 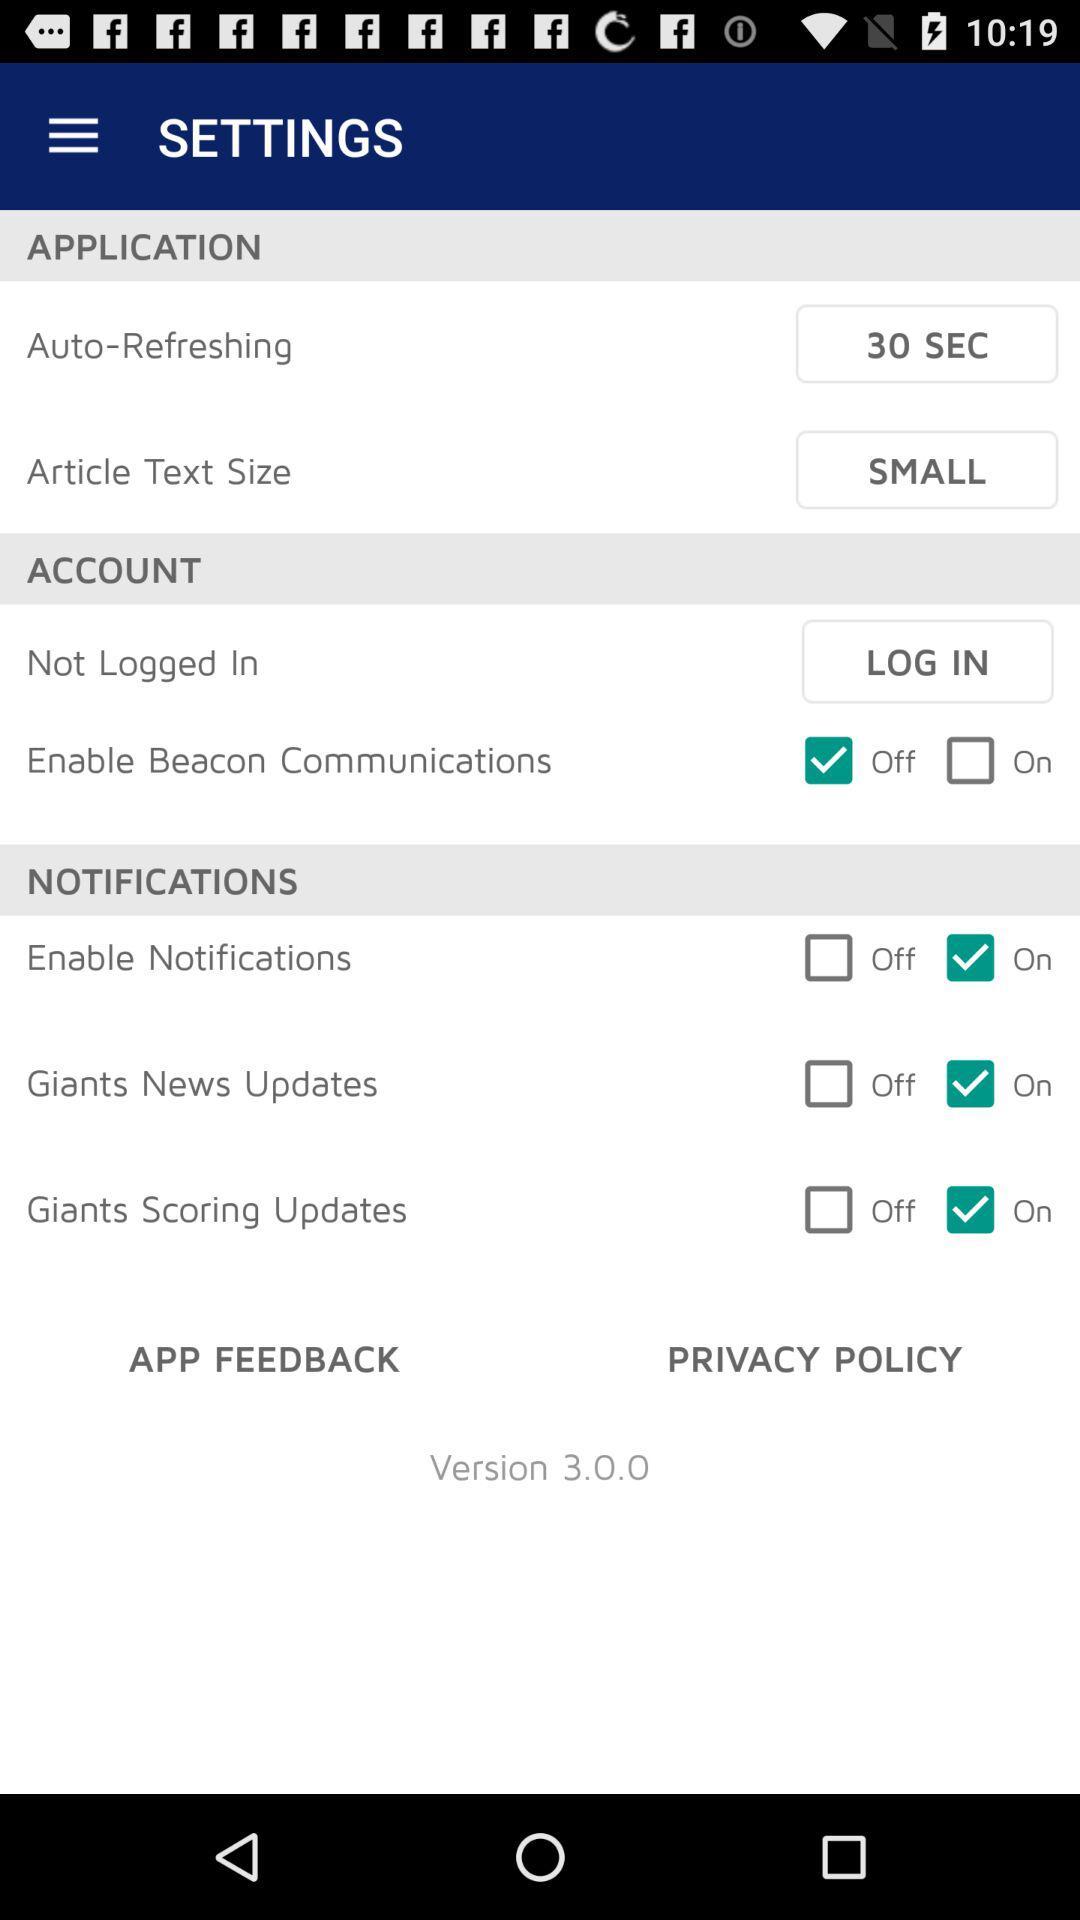 What do you see at coordinates (72, 135) in the screenshot?
I see `the item to the left of the settings` at bounding box center [72, 135].